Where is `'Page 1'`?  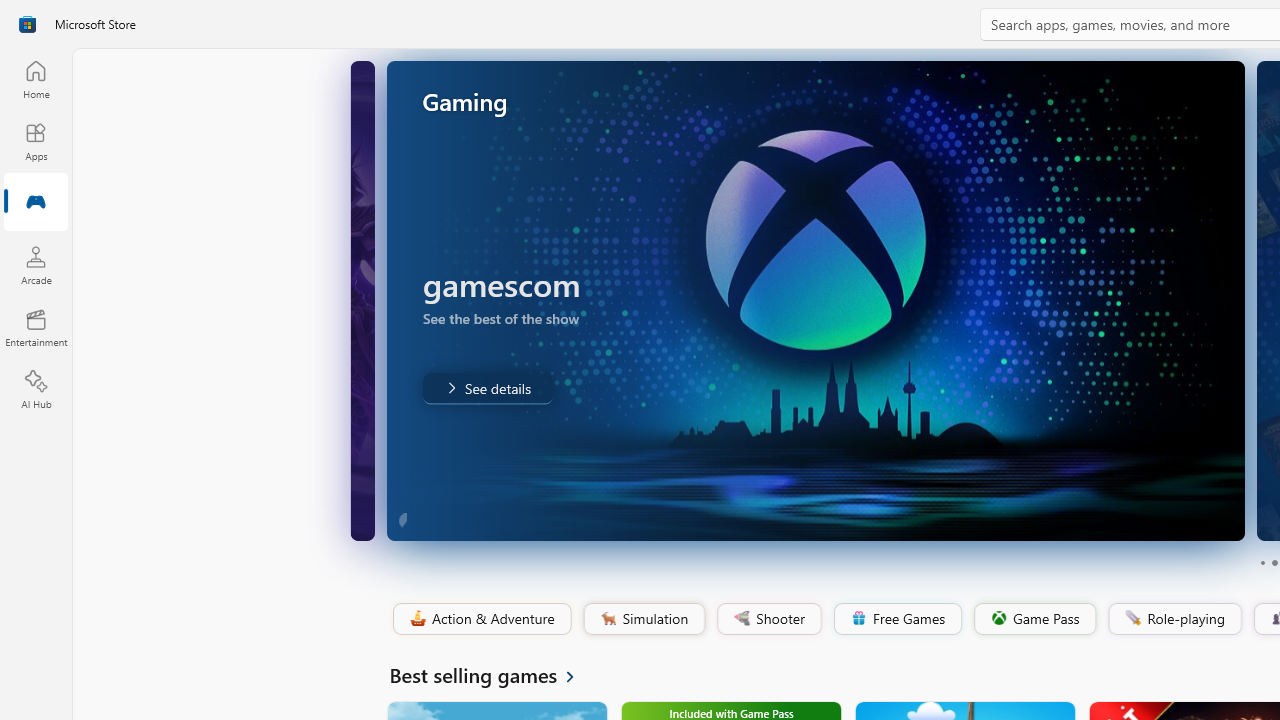 'Page 1' is located at coordinates (1261, 563).